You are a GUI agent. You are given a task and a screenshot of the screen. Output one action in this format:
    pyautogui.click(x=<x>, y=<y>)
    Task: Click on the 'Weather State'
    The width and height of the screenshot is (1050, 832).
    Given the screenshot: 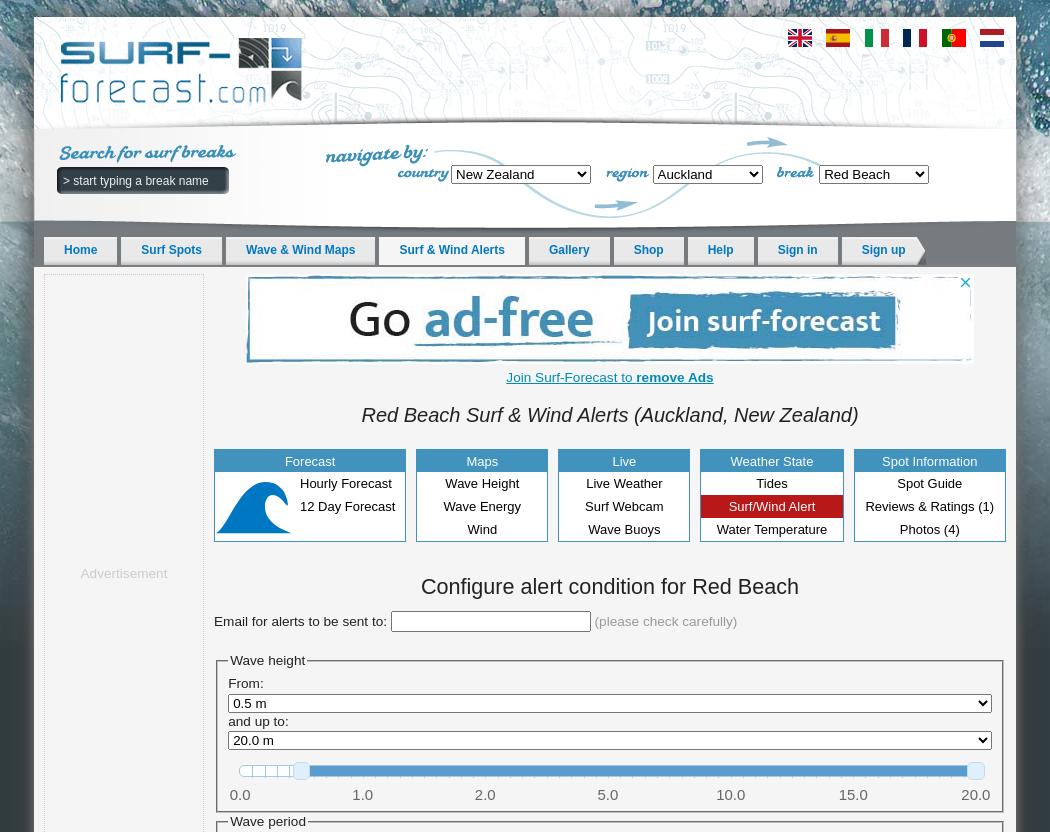 What is the action you would take?
    pyautogui.click(x=771, y=460)
    